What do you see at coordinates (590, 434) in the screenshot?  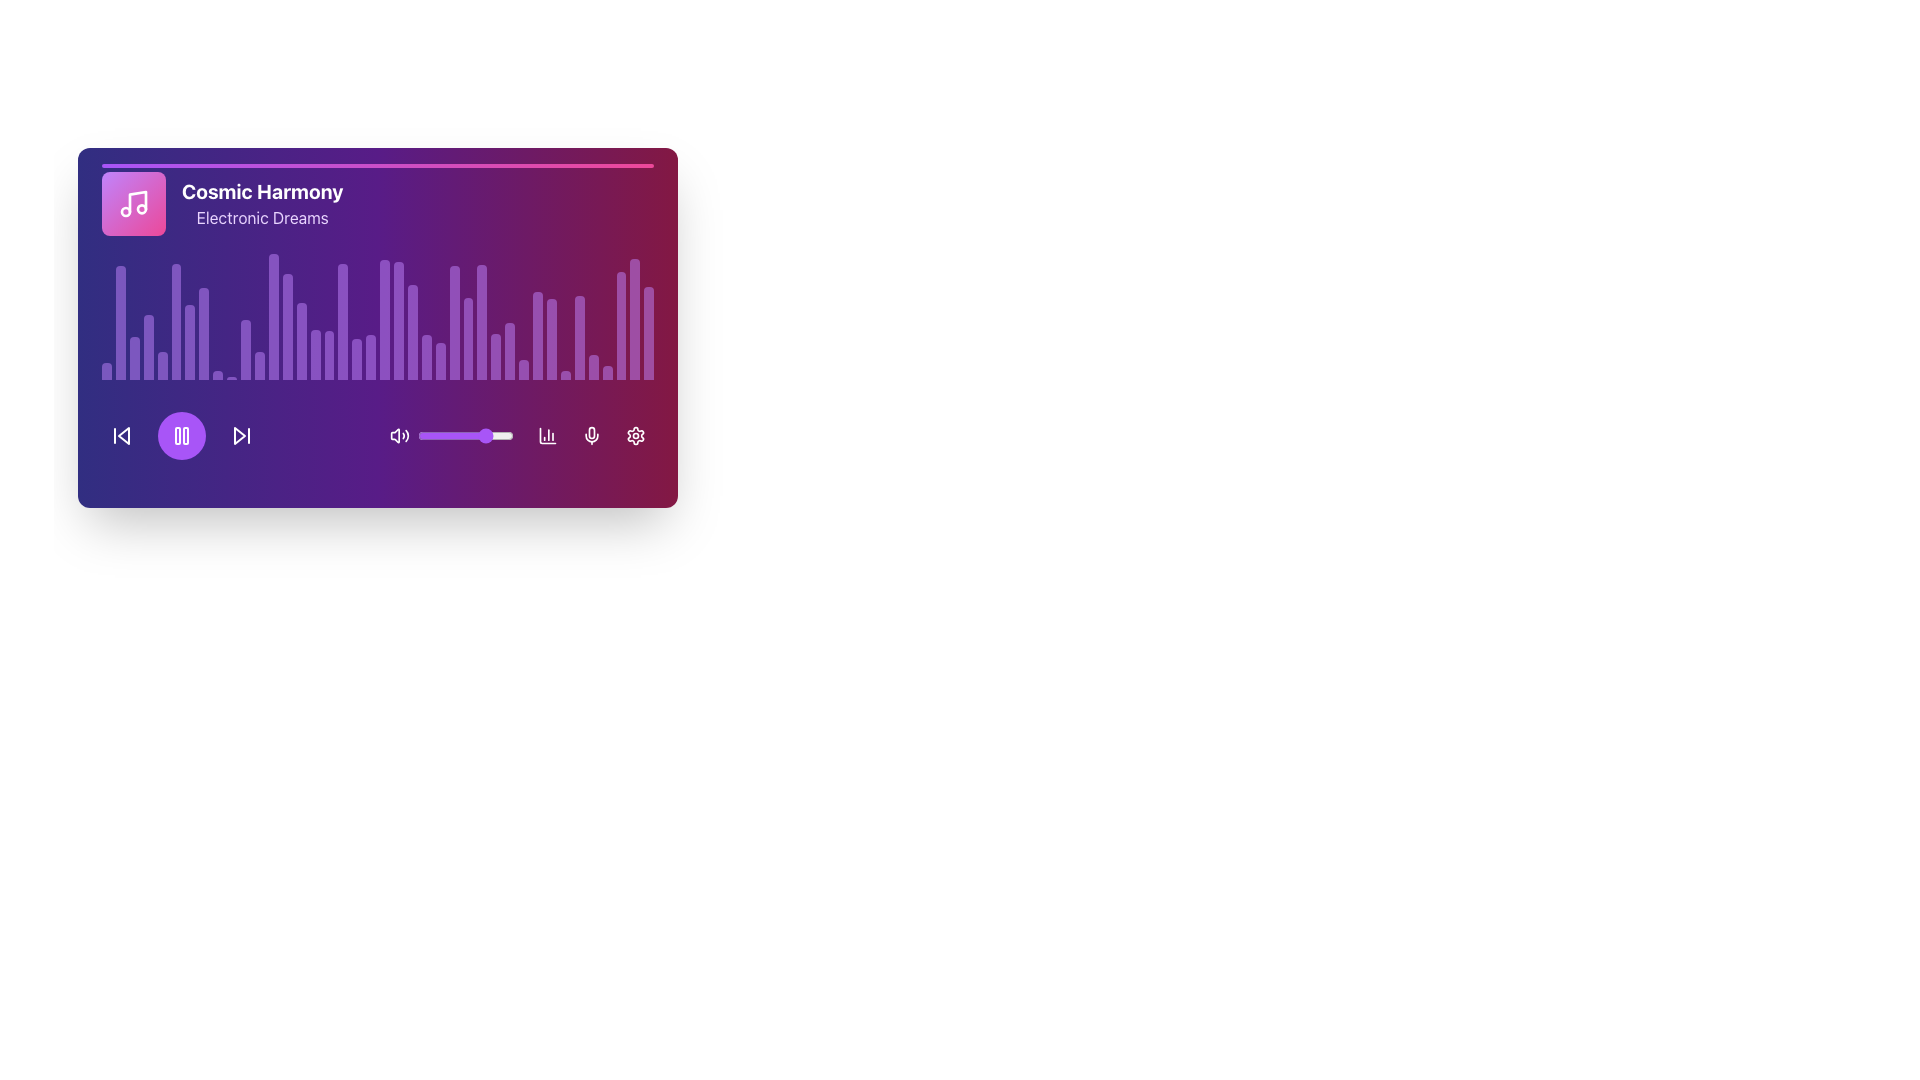 I see `the microphone icon, which is the fourth icon from the right in the bottom icon row of the music player interface` at bounding box center [590, 434].